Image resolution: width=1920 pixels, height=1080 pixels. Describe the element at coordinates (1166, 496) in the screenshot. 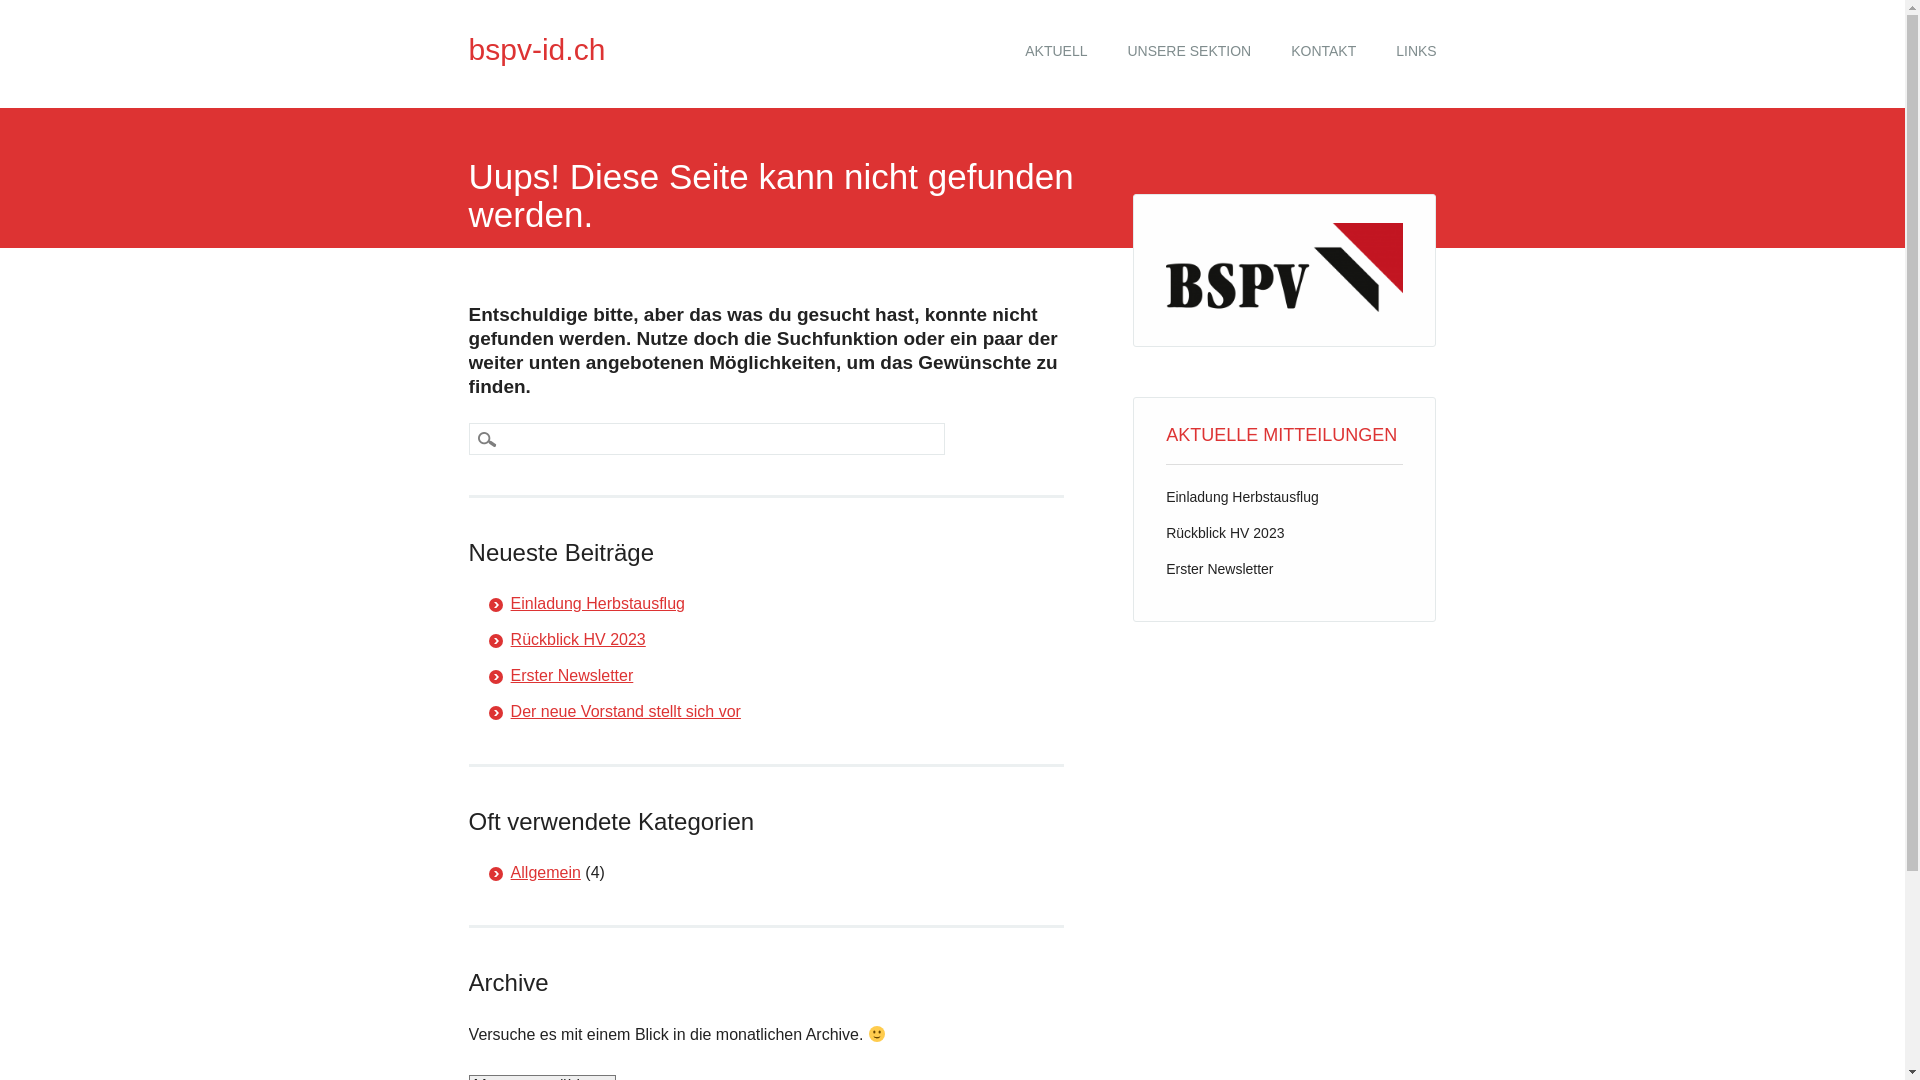

I see `'Einladung Herbstausflug'` at that location.